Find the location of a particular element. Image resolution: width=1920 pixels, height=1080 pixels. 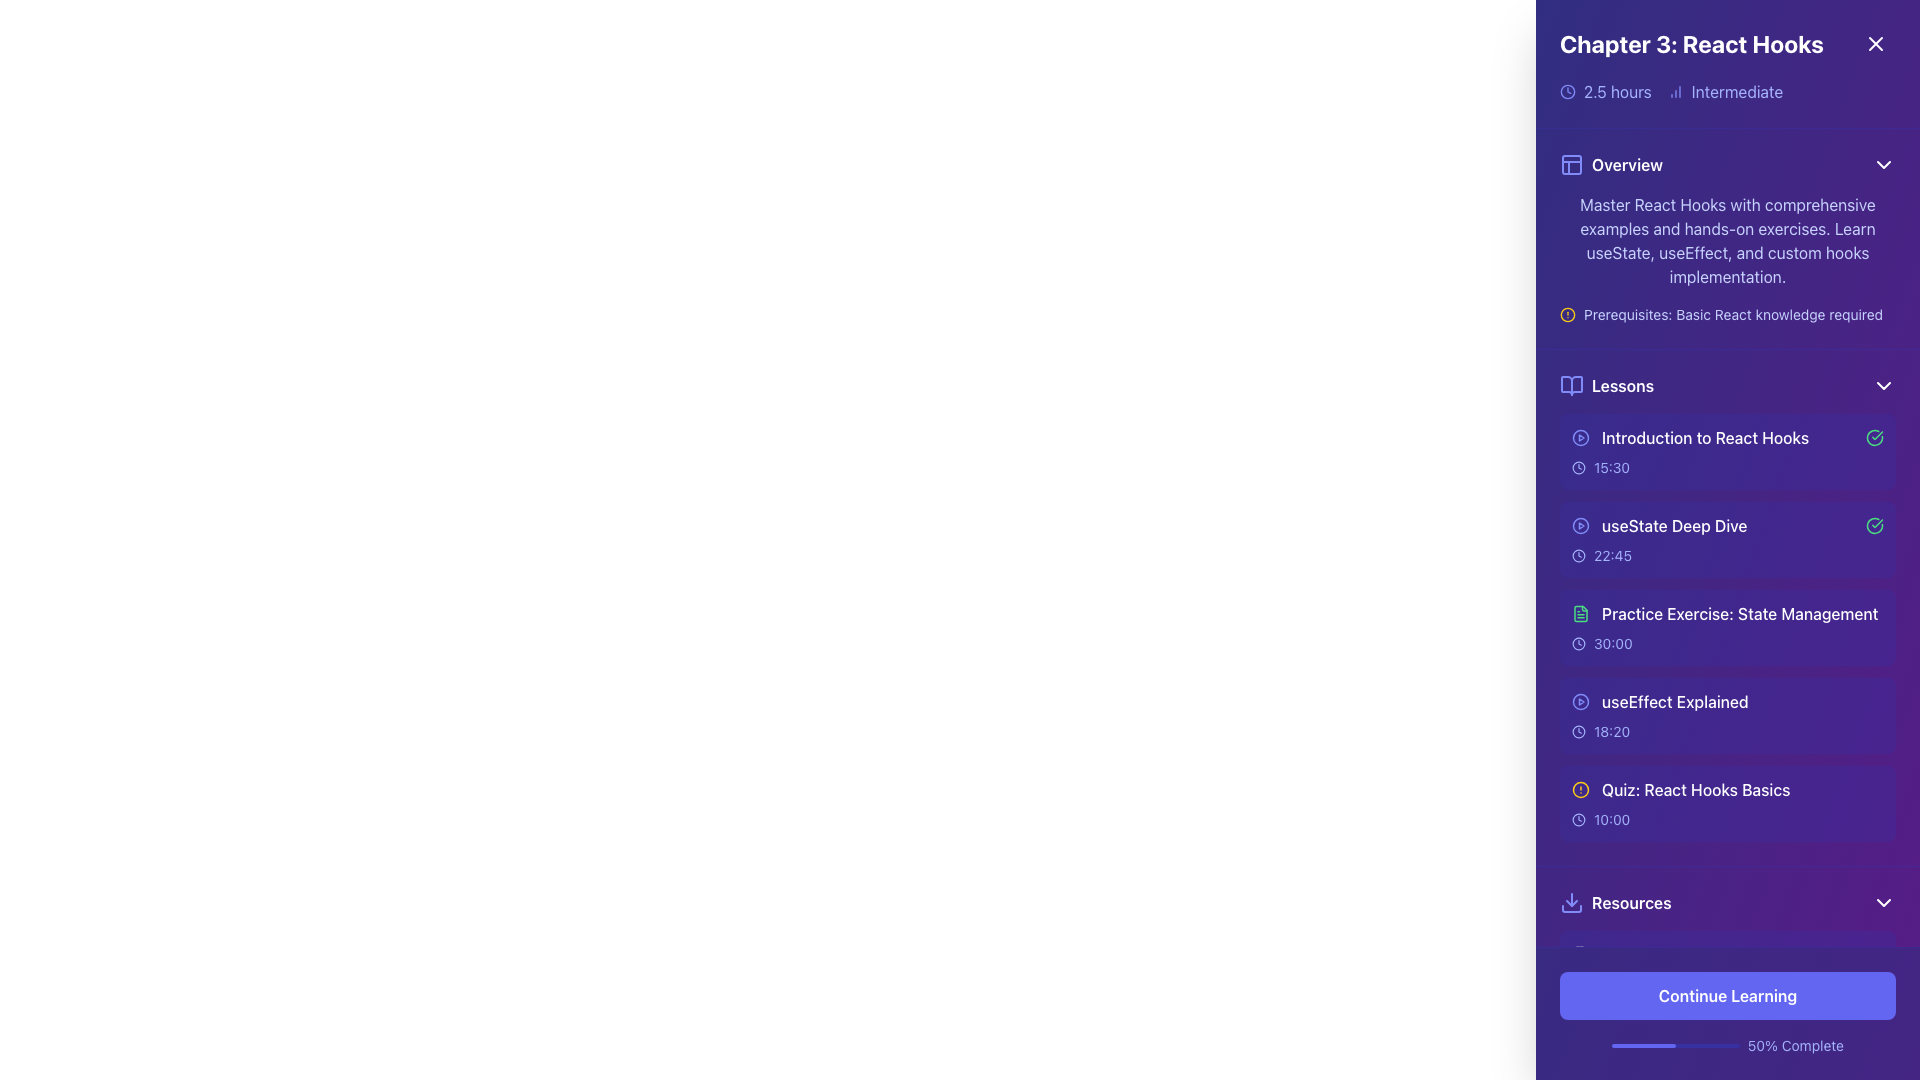

displayed text from the text label that shows '50% Complete' in light indigo color, located at the bottom-right of the sidebar interface is located at coordinates (1795, 1044).